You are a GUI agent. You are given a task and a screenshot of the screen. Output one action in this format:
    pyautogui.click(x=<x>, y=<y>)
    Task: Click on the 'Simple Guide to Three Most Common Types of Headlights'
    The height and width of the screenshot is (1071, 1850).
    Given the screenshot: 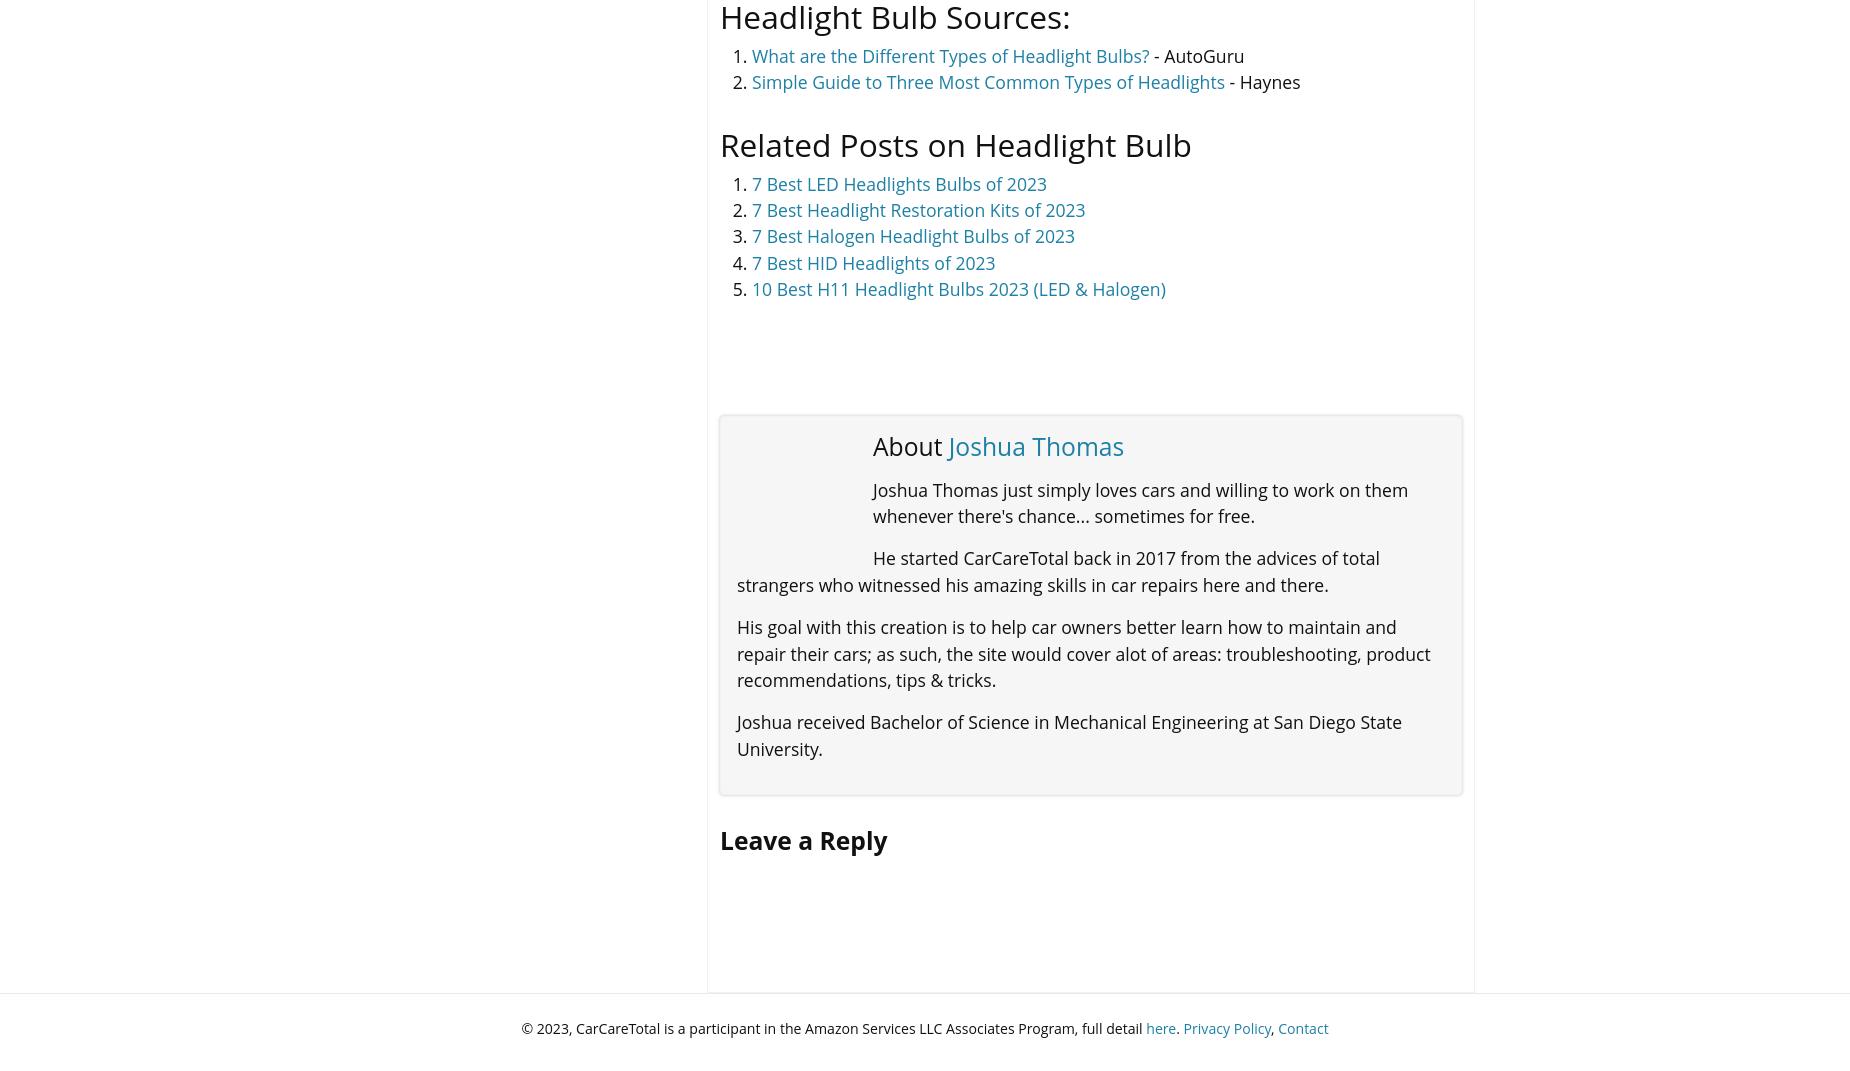 What is the action you would take?
    pyautogui.click(x=752, y=82)
    